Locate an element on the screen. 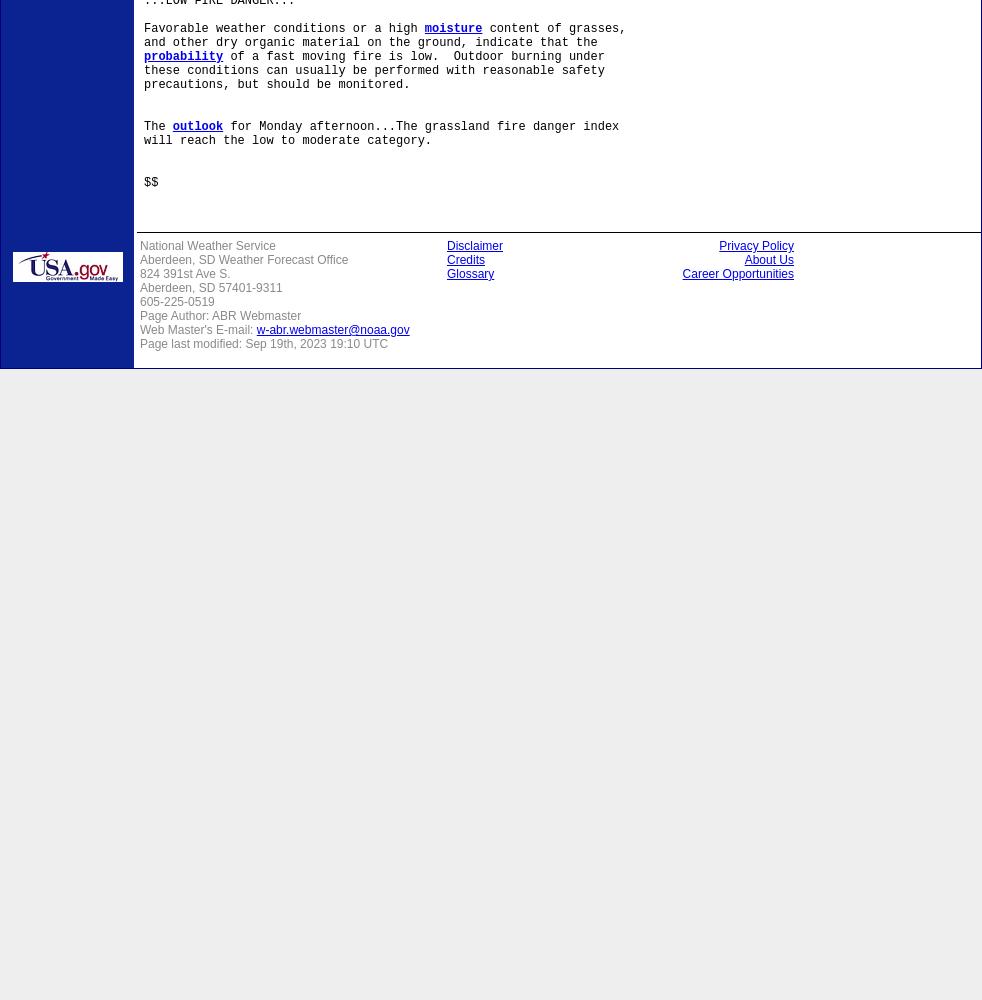 The height and width of the screenshot is (1000, 982). 'About Us' is located at coordinates (769, 260).